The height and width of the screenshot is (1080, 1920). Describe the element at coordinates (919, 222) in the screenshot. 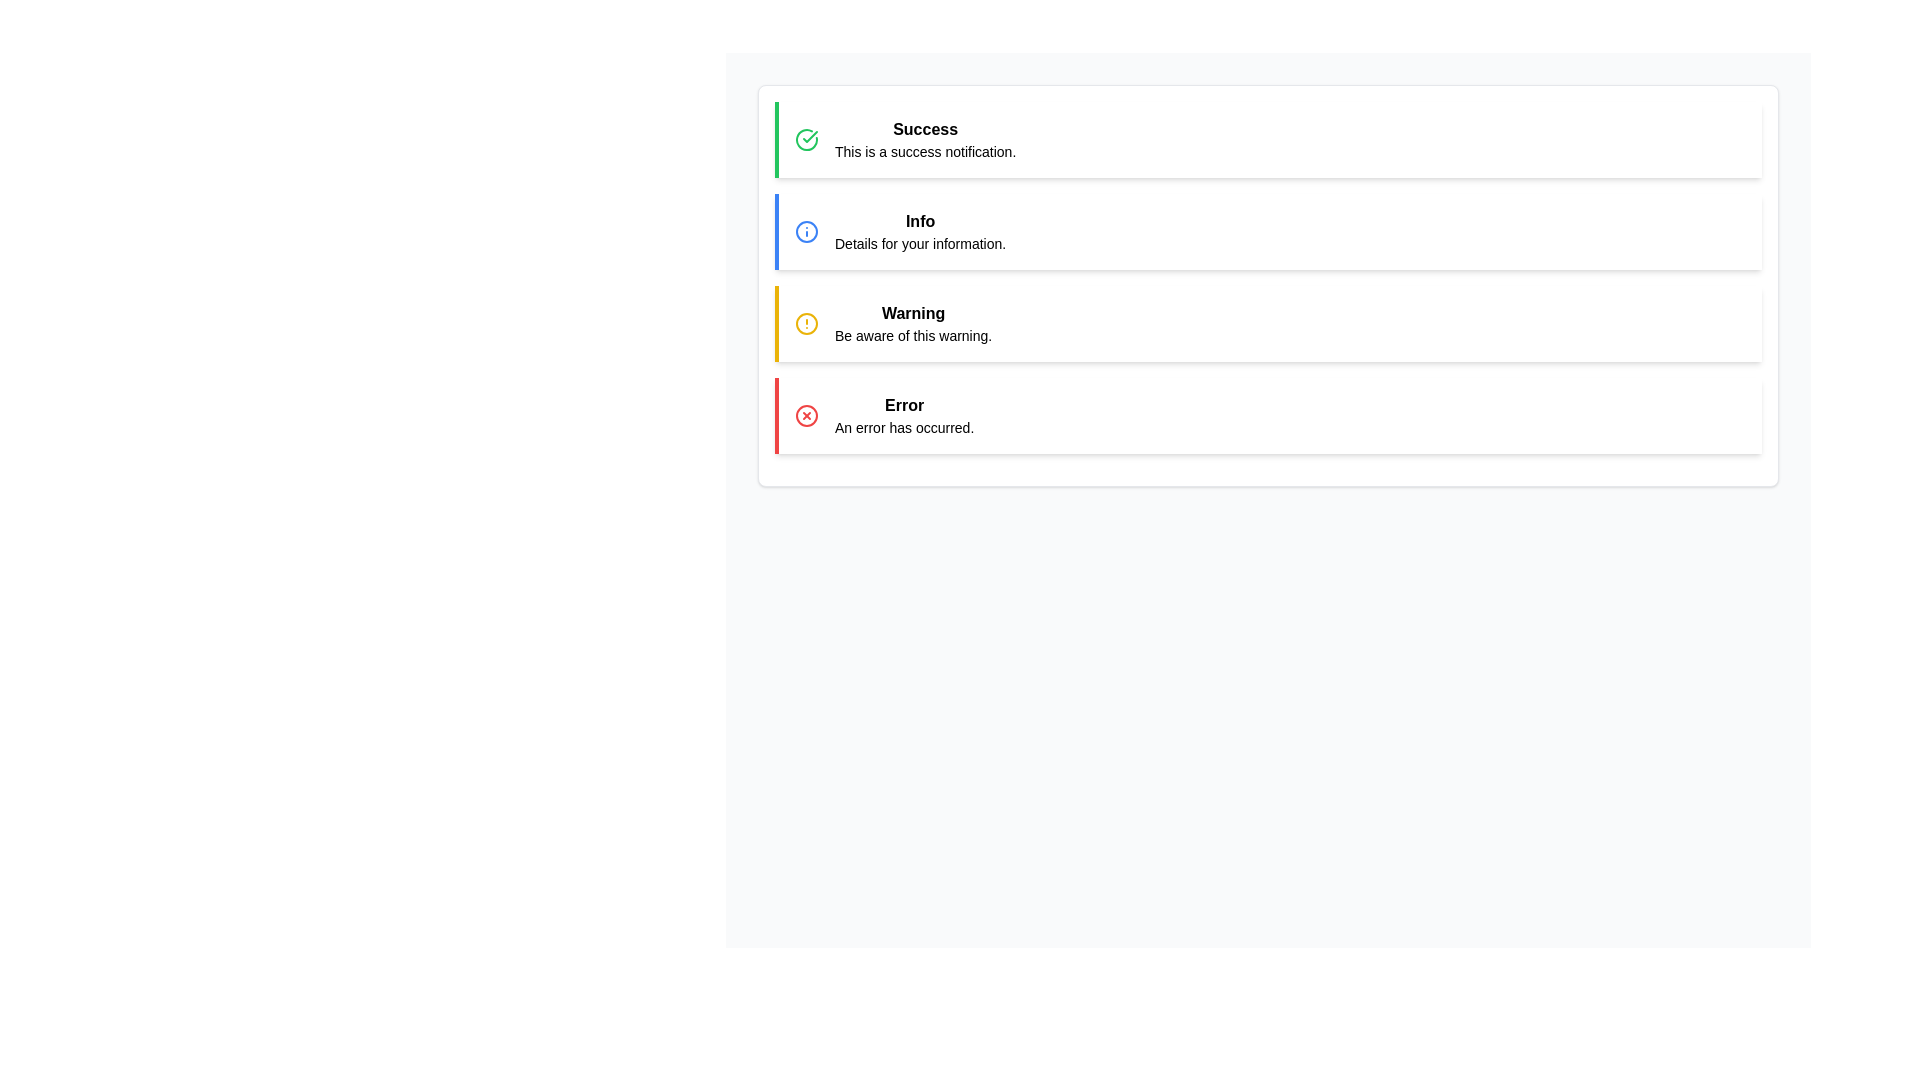

I see `the informational header text in the second notification box, which identifies the type of notification for the user` at that location.